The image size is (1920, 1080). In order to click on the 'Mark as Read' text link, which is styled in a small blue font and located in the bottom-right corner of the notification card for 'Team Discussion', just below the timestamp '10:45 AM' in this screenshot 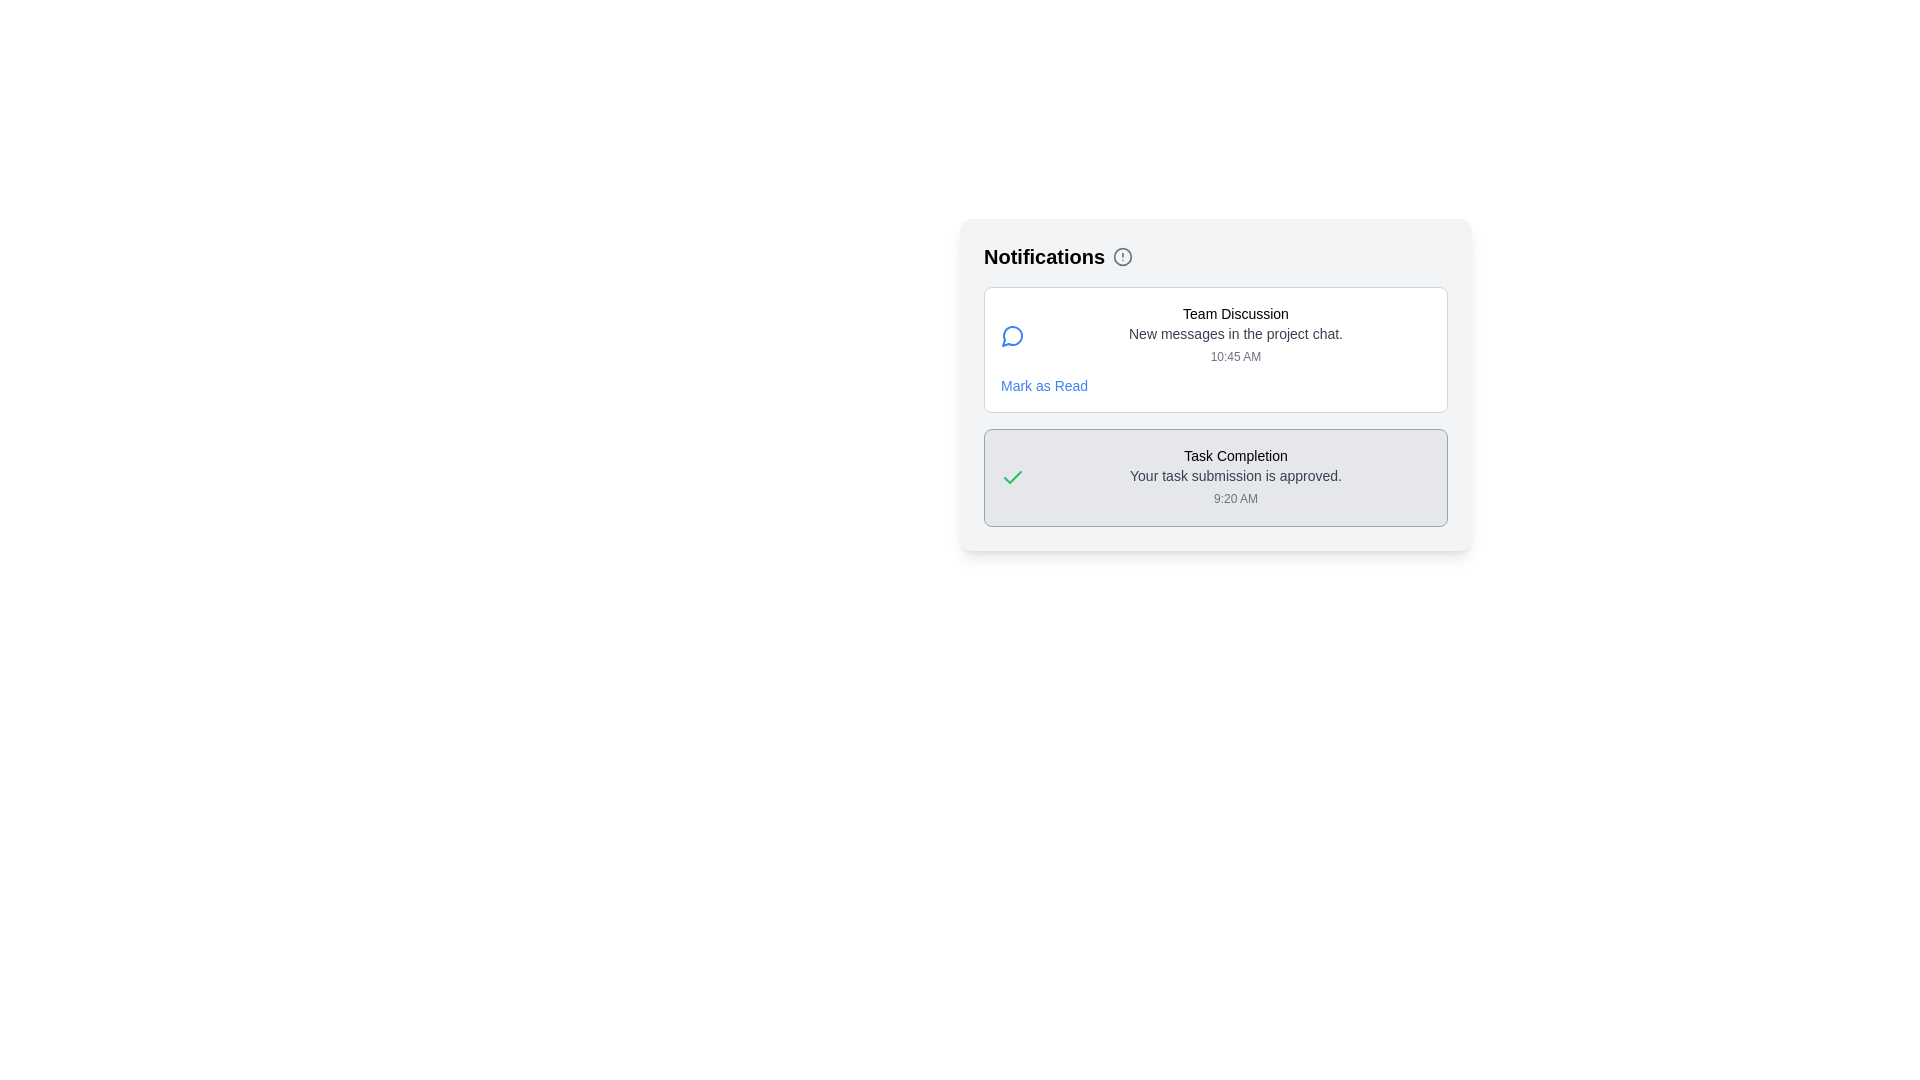, I will do `click(1043, 385)`.